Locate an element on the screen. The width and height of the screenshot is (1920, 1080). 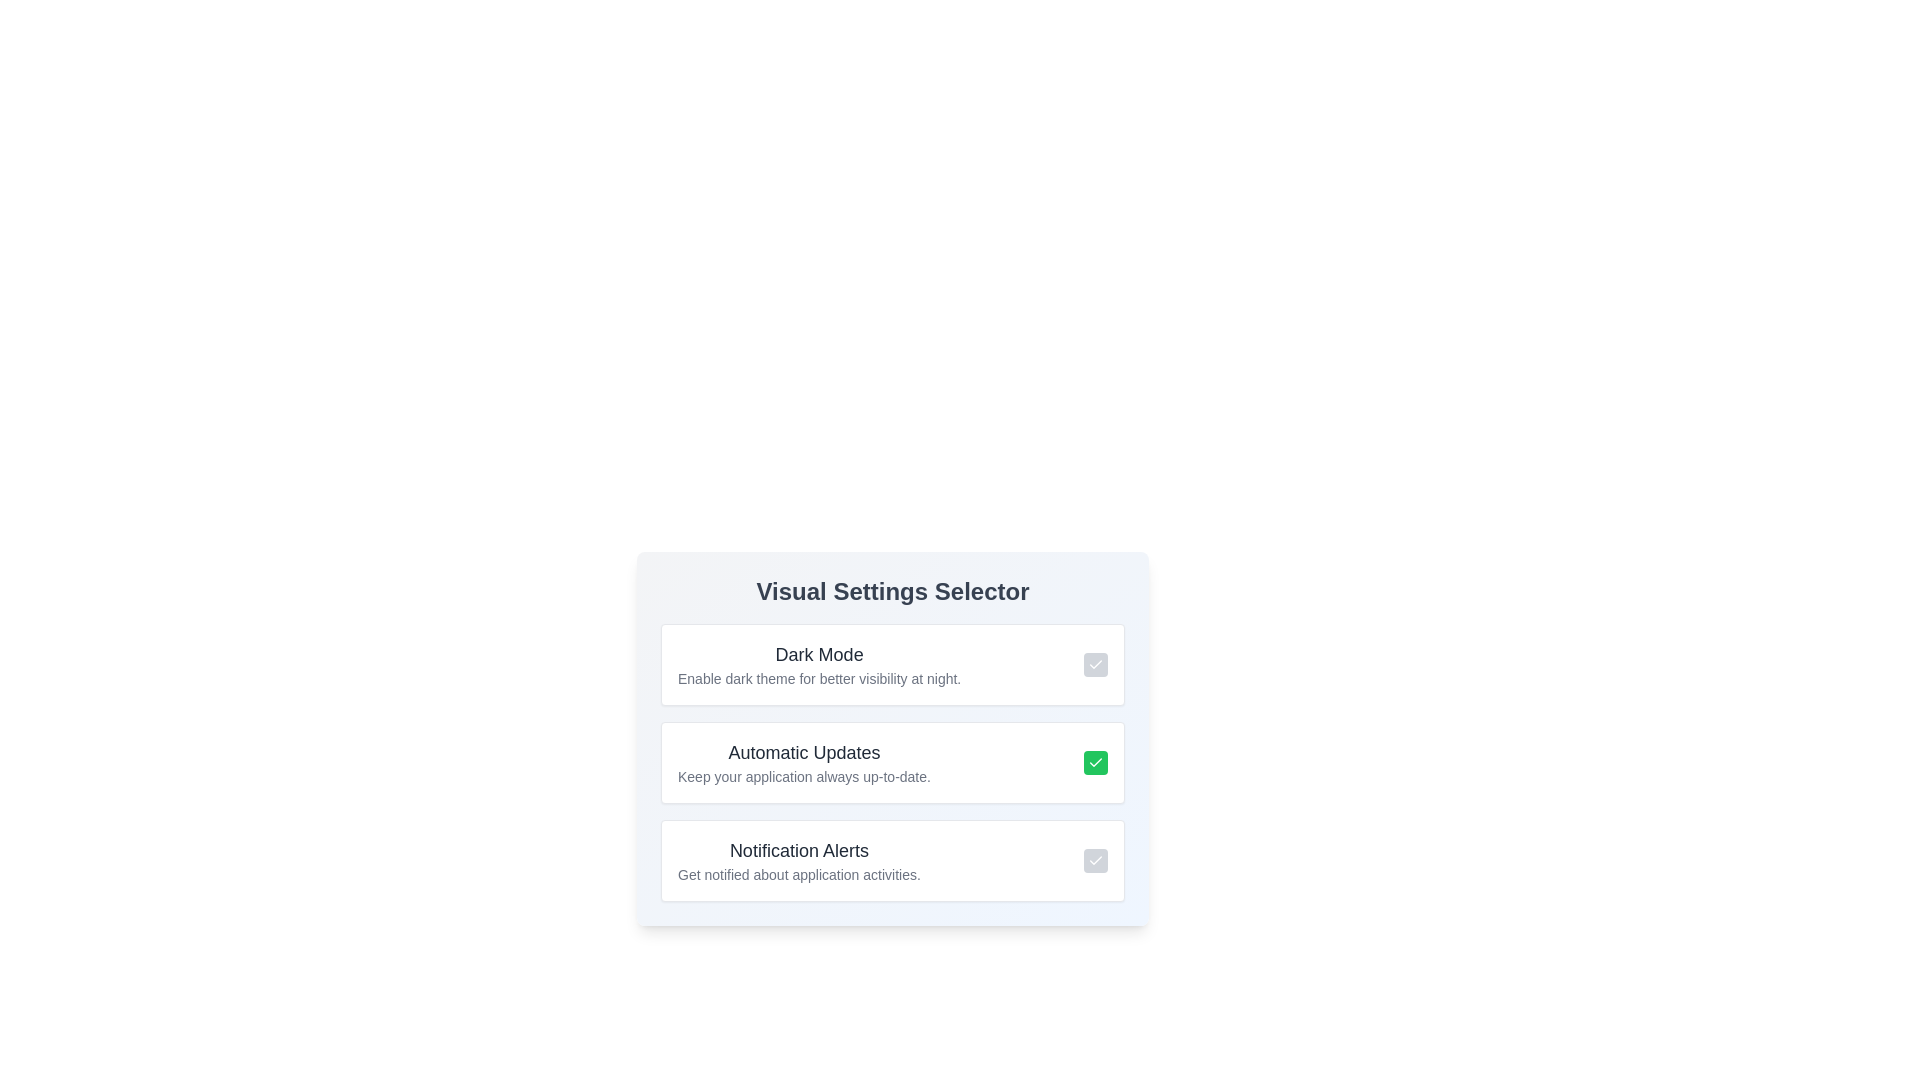
the informational text label explaining the 'Dark Mode' feature, which is located directly below its title in the 'Dark Mode' section is located at coordinates (819, 677).